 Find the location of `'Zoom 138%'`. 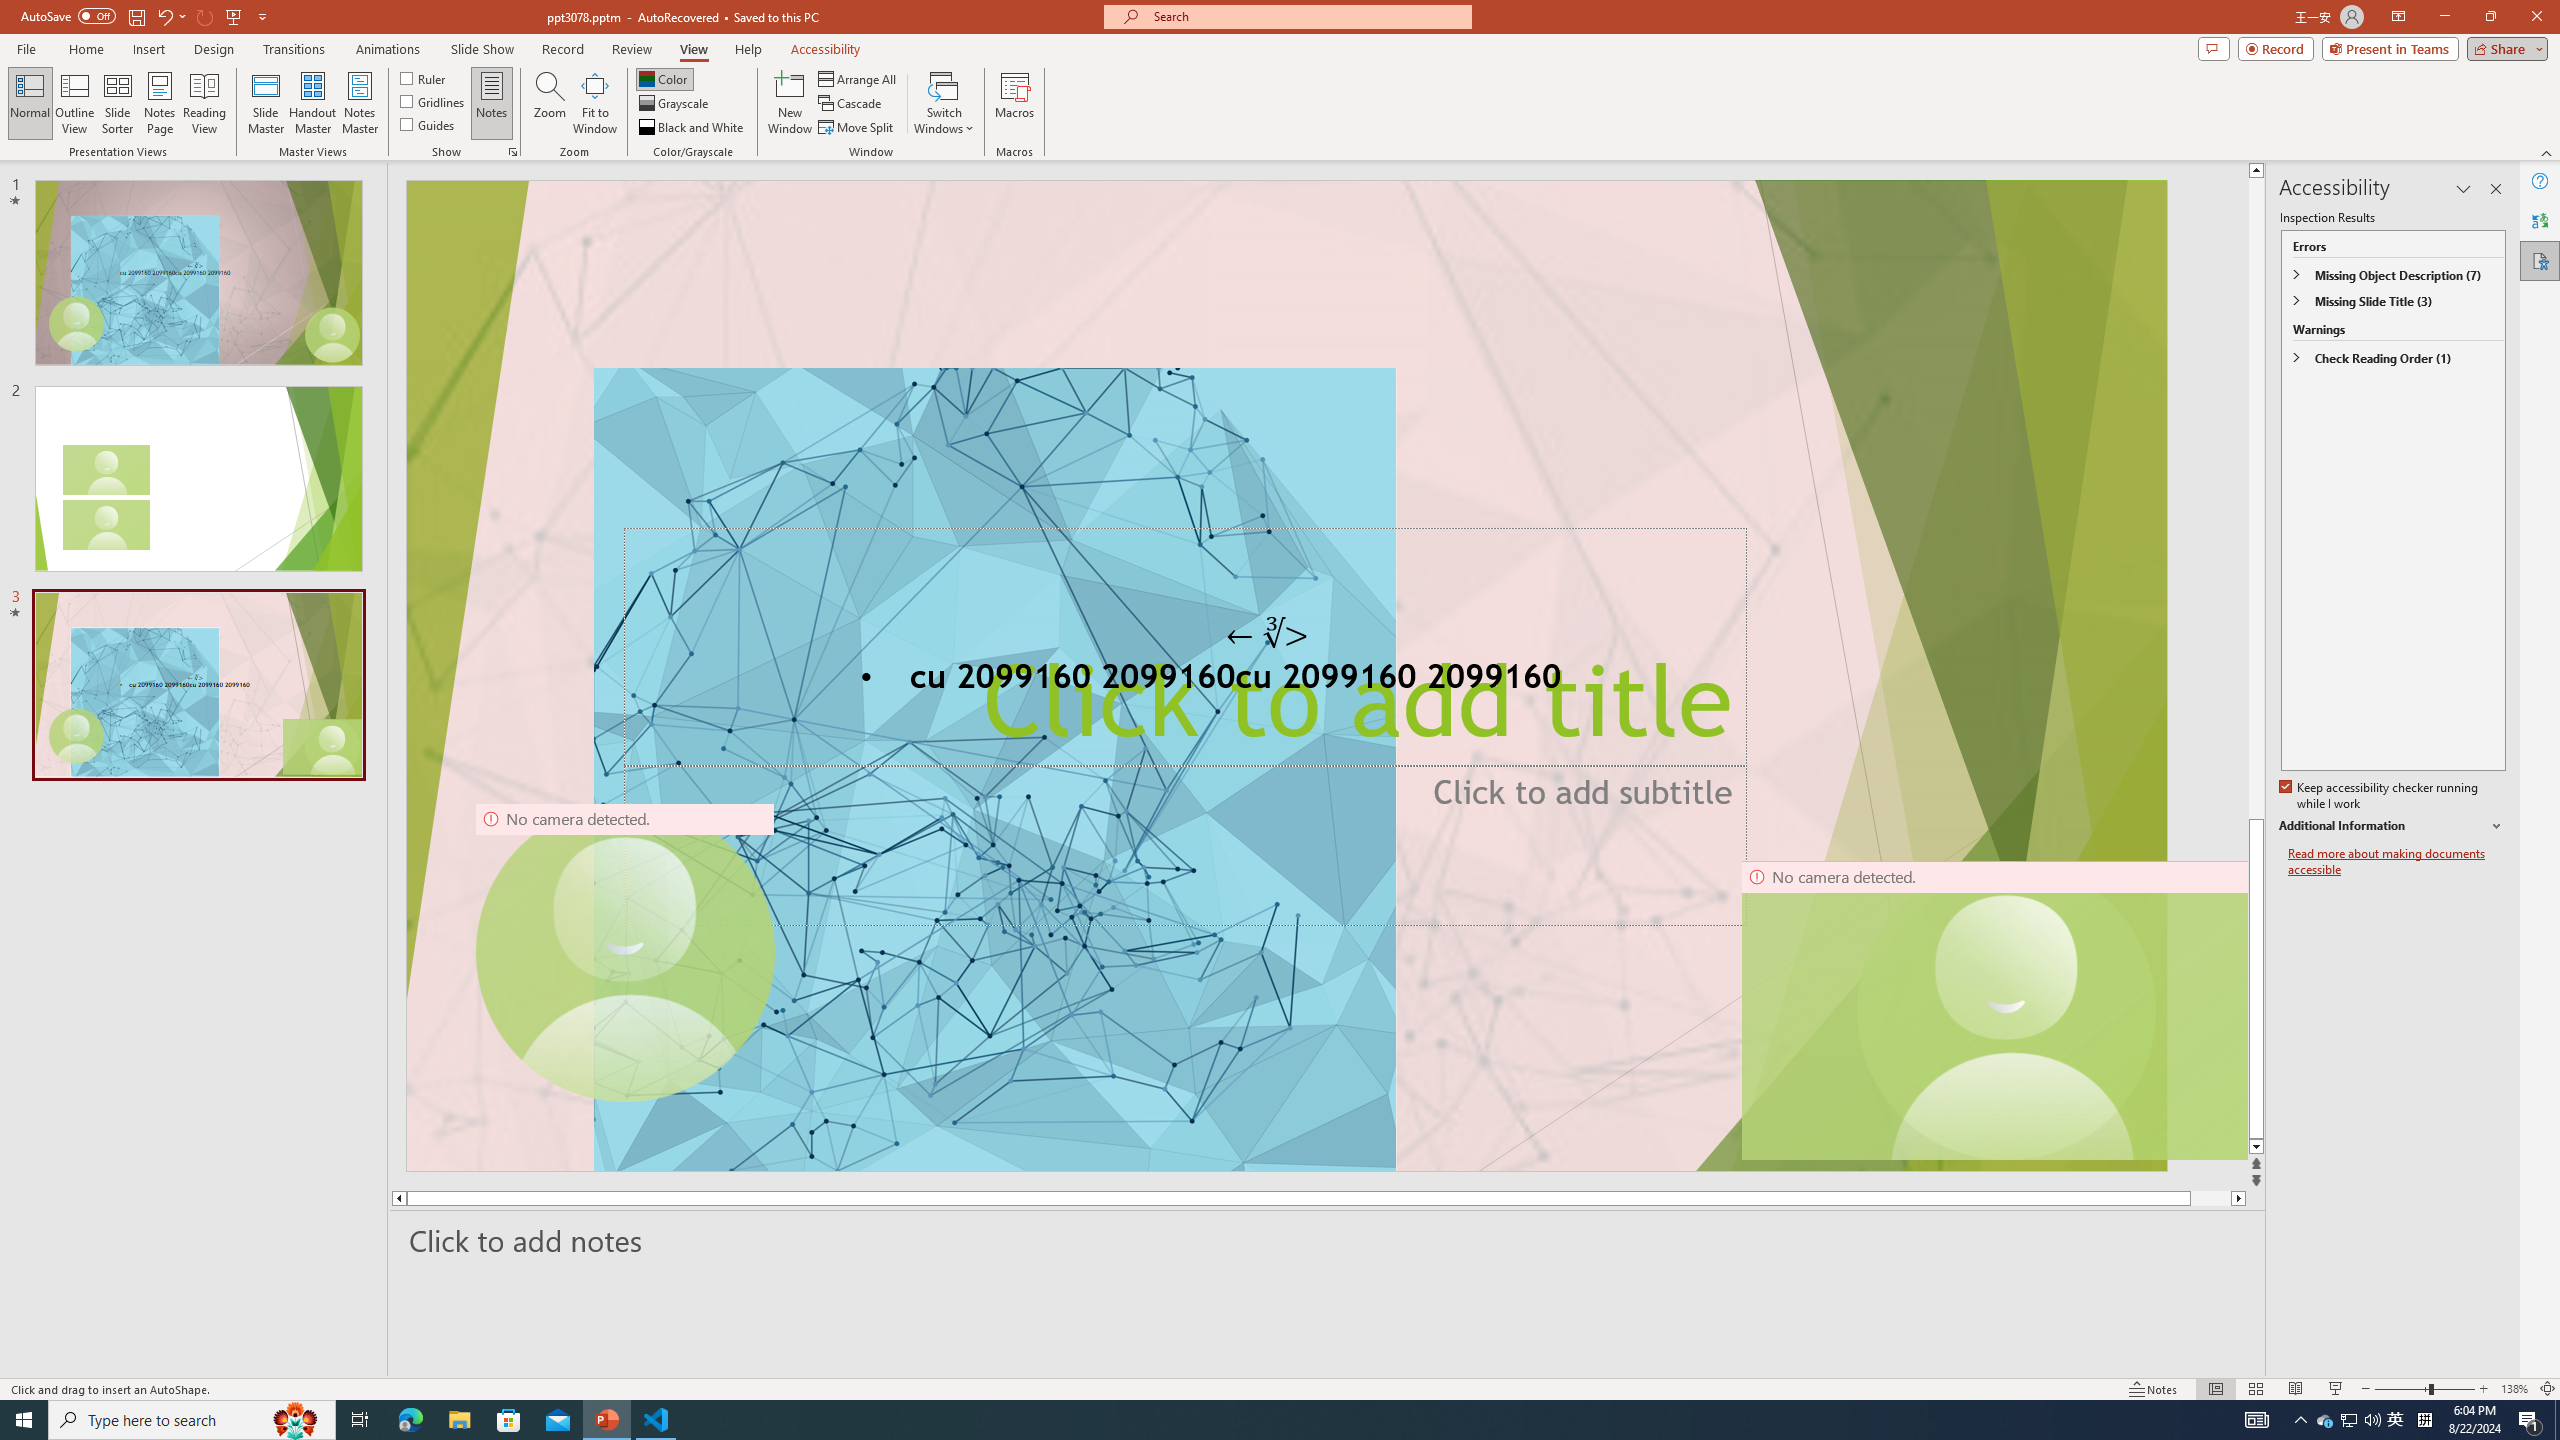

'Zoom 138%' is located at coordinates (2515, 1389).